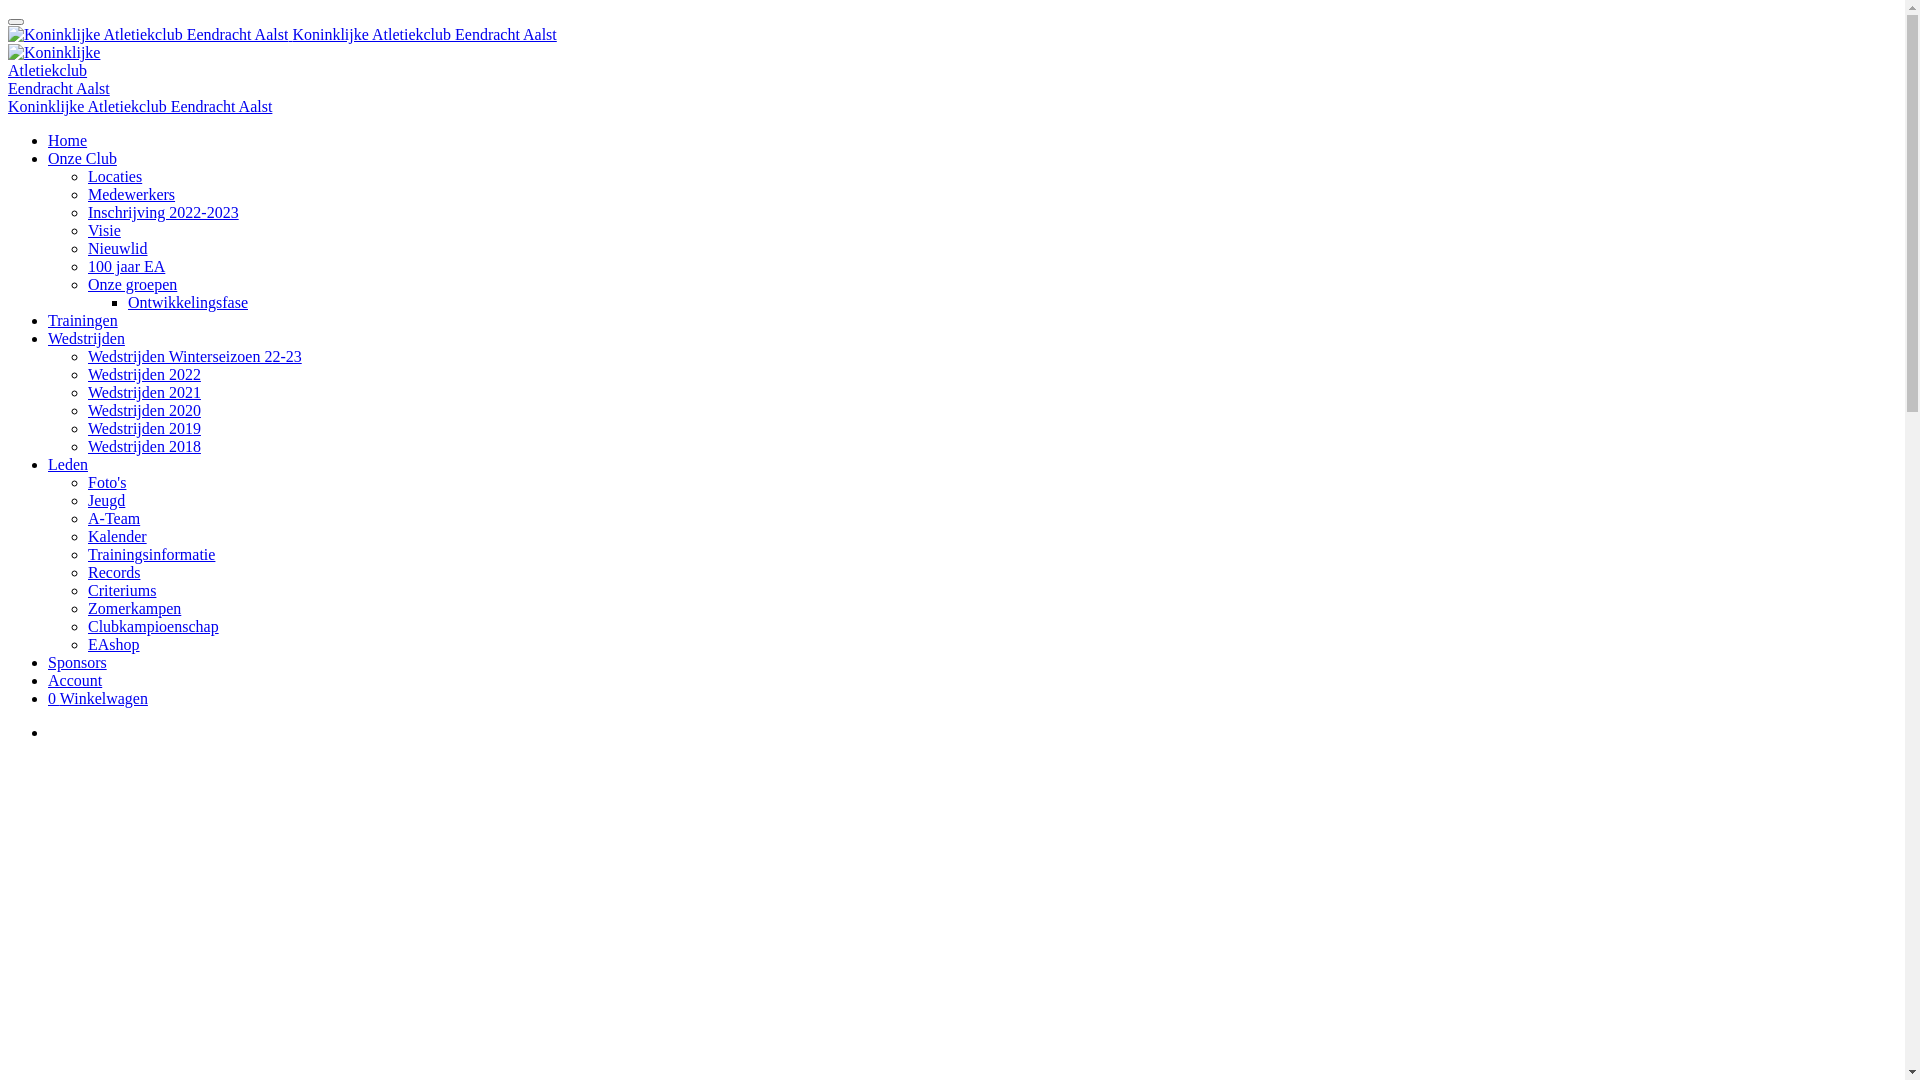  I want to click on 'A-Team', so click(113, 517).